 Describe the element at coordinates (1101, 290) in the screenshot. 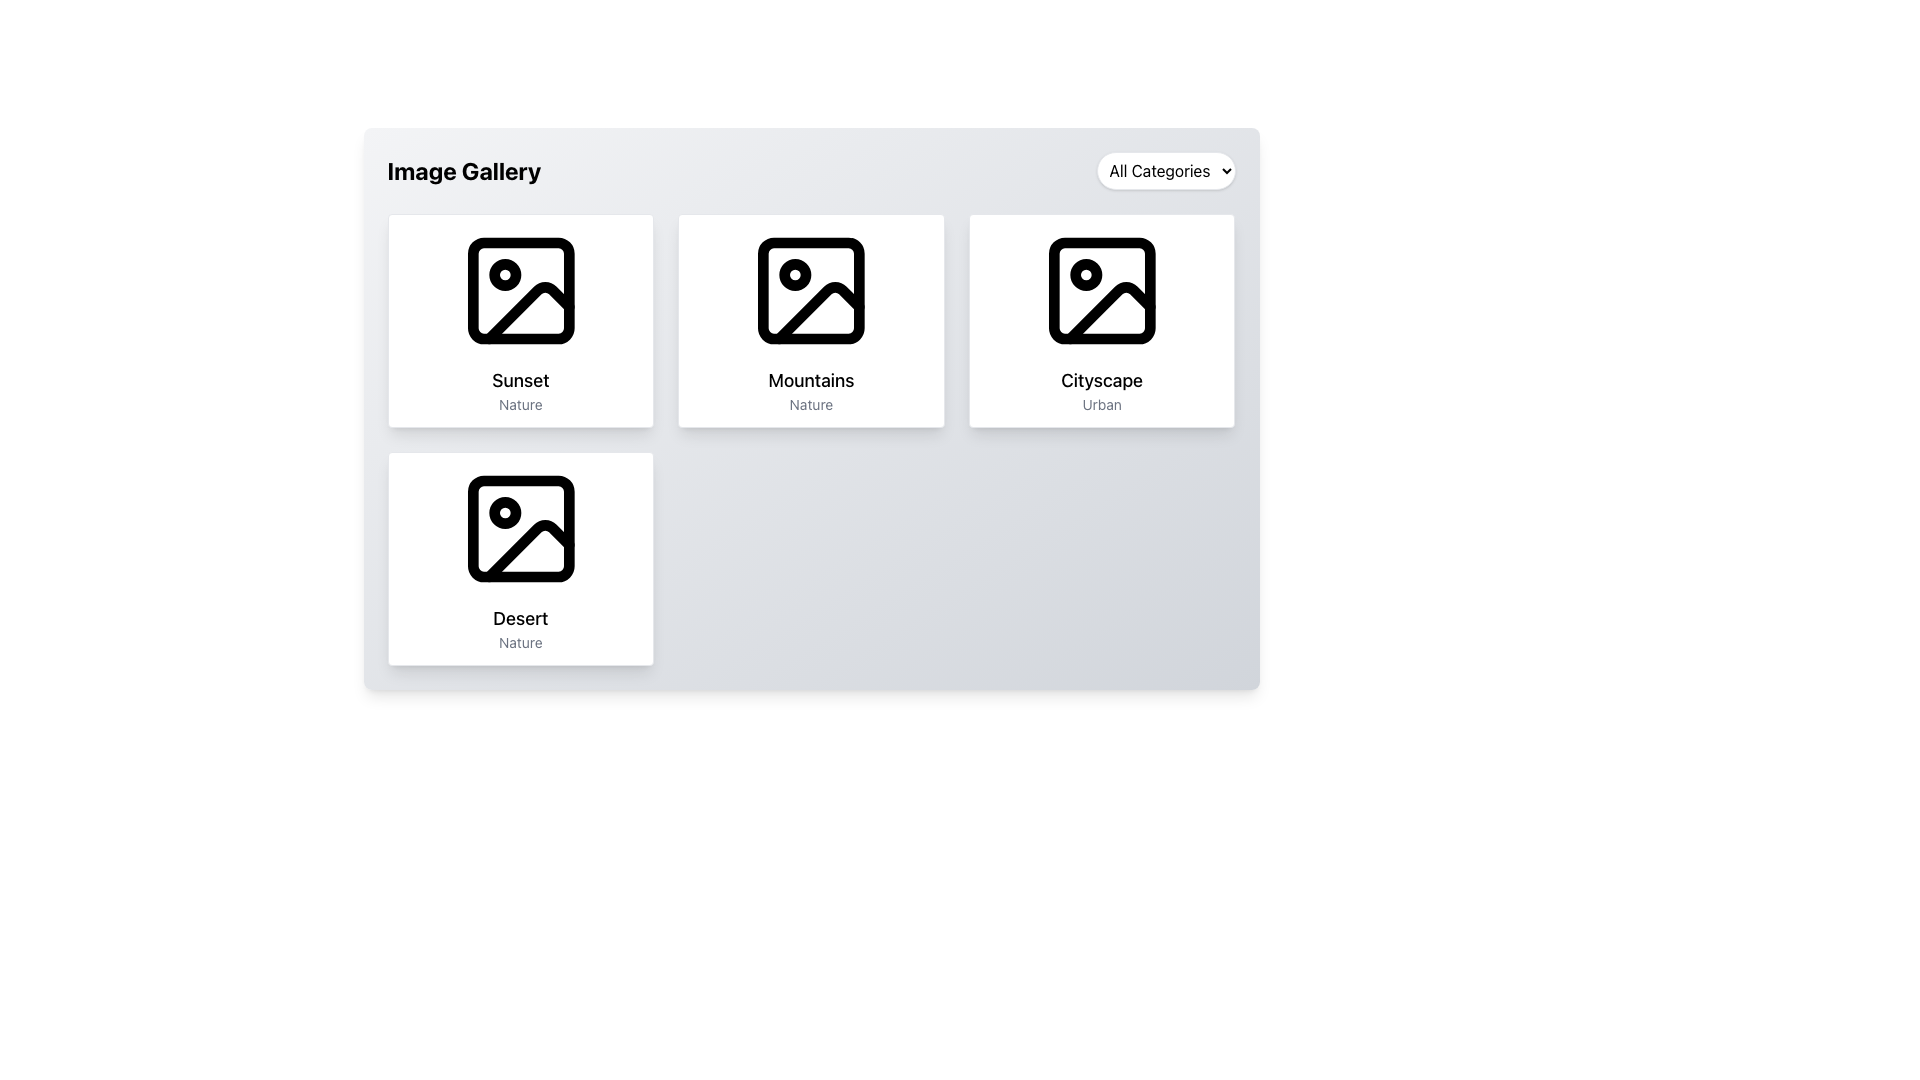

I see `the 'Cityscape Urban' image thumbnail, which is represented by the rectangular graphical component on the right side of the image gallery` at that location.